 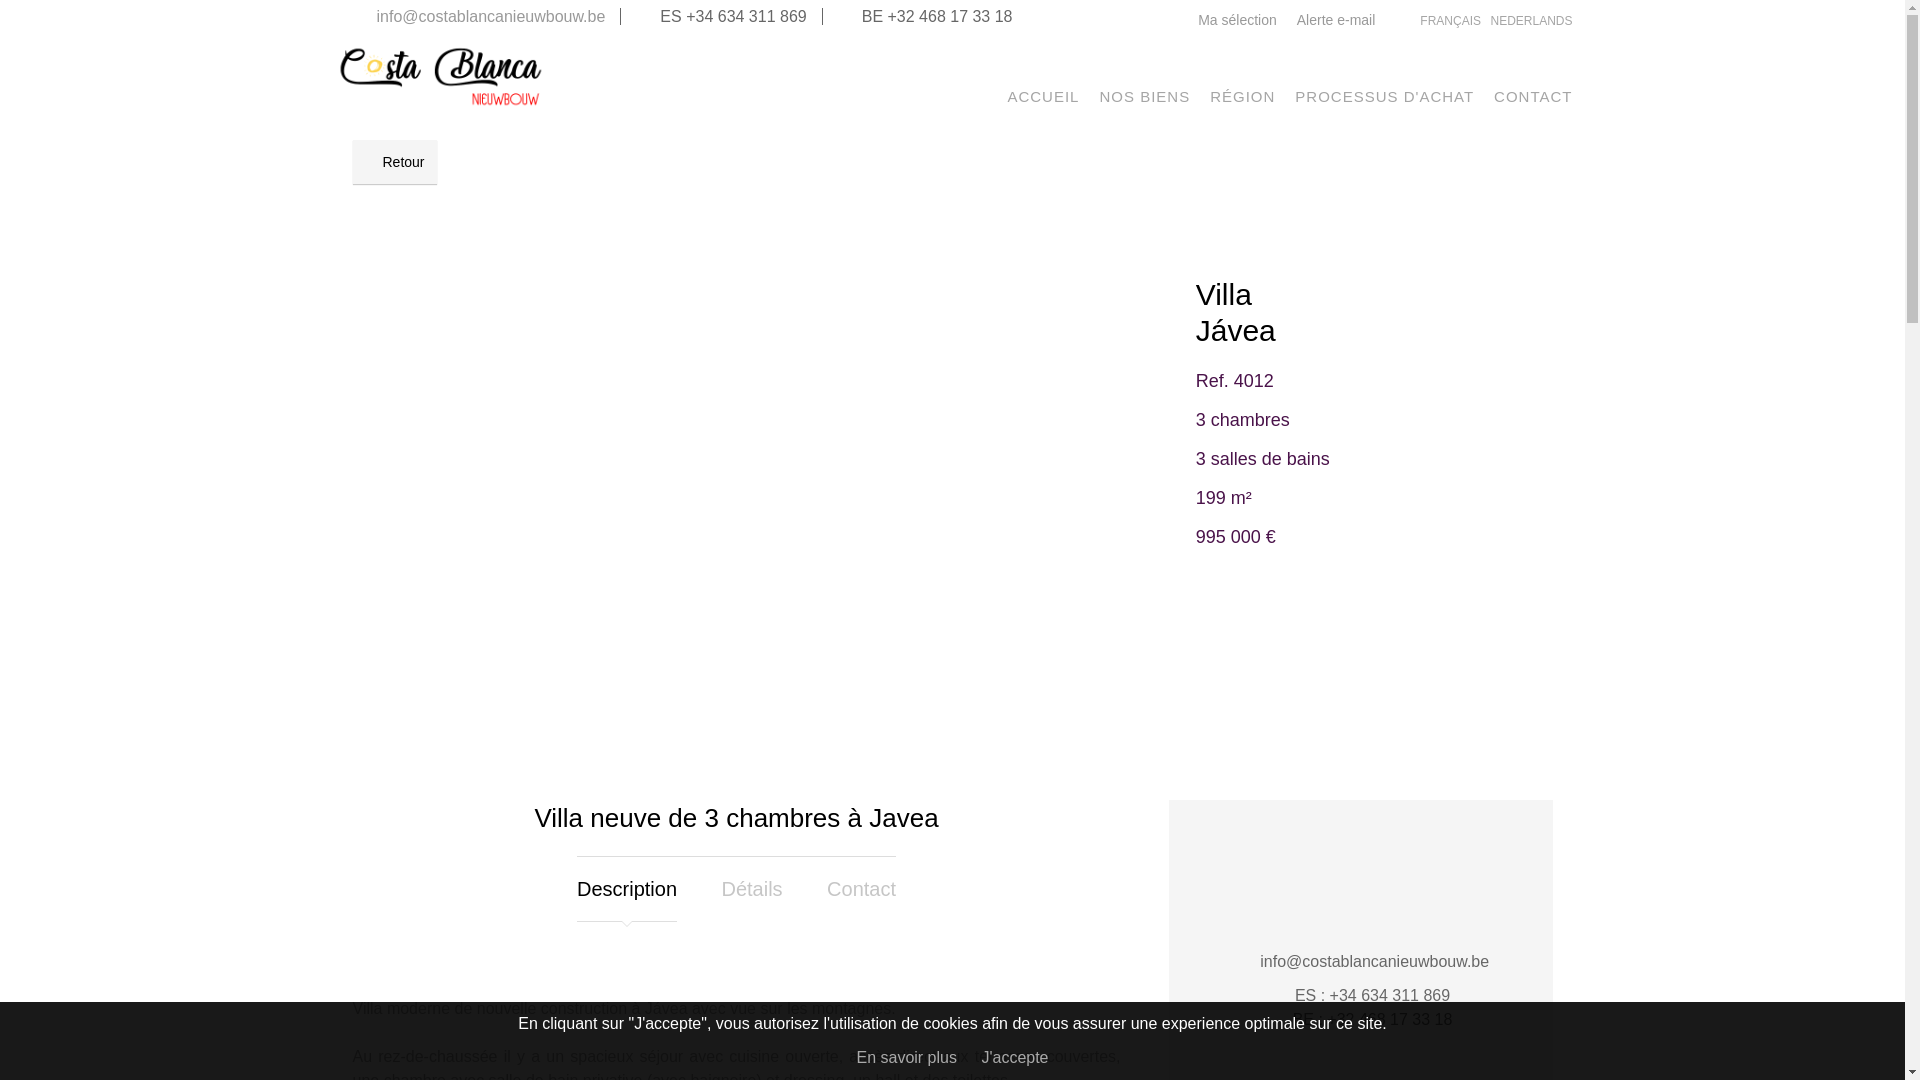 I want to click on 'Description', so click(x=575, y=888).